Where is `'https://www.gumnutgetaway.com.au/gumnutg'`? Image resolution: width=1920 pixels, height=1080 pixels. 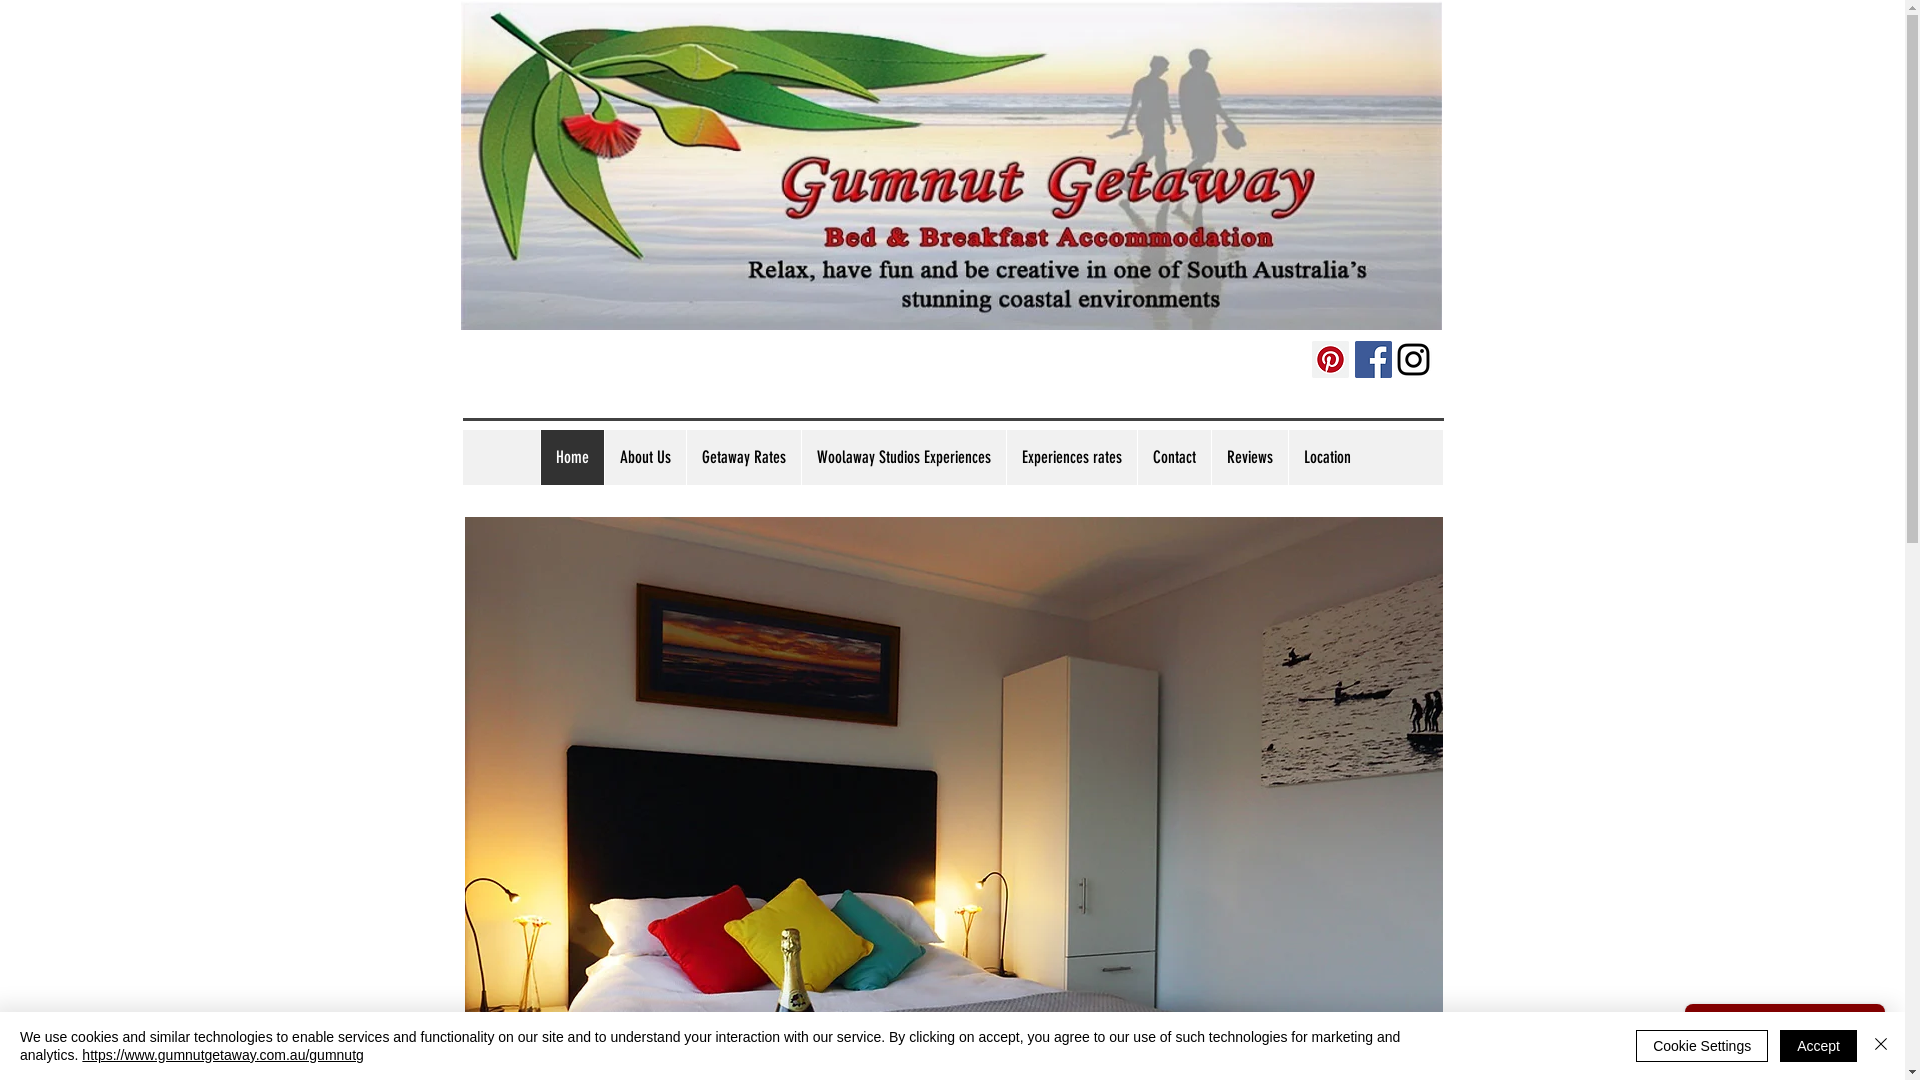 'https://www.gumnutgetaway.com.au/gumnutg' is located at coordinates (80, 1054).